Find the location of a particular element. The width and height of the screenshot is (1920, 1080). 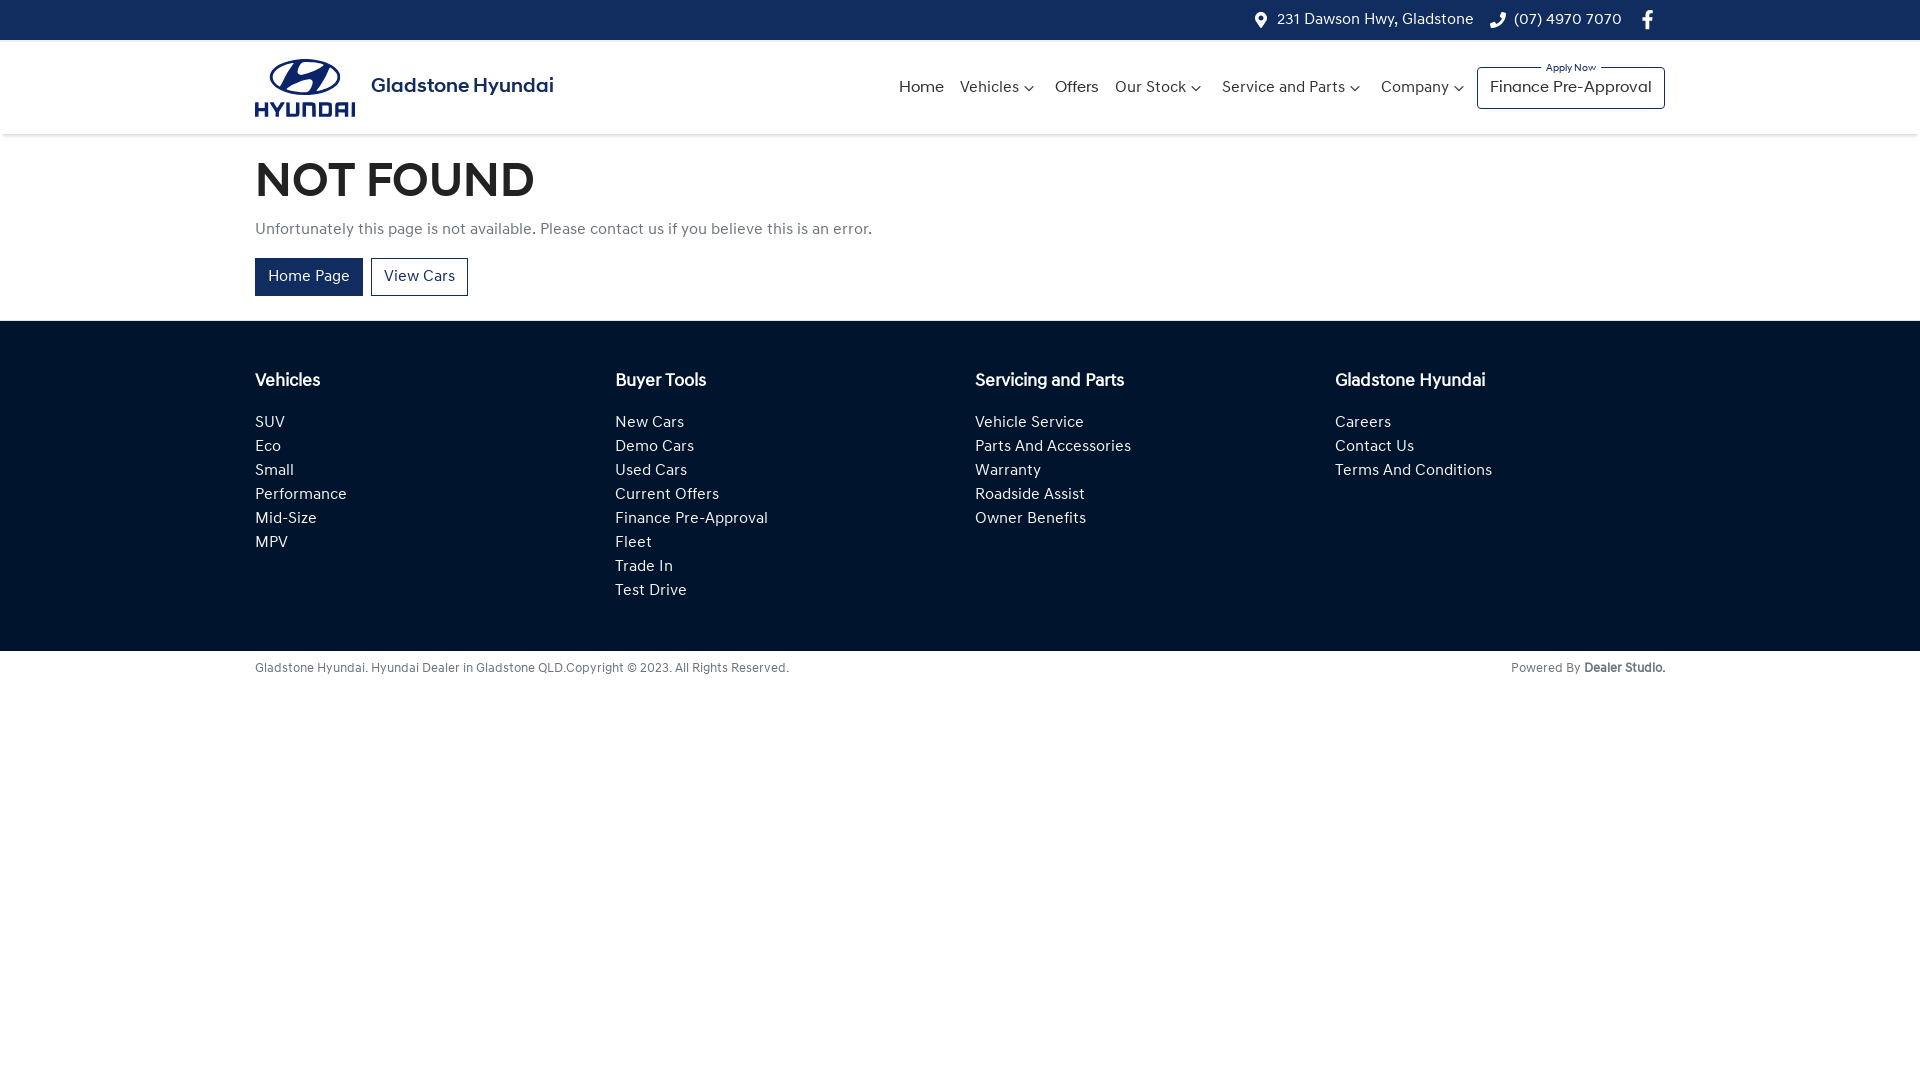

'Company' is located at coordinates (1424, 87).